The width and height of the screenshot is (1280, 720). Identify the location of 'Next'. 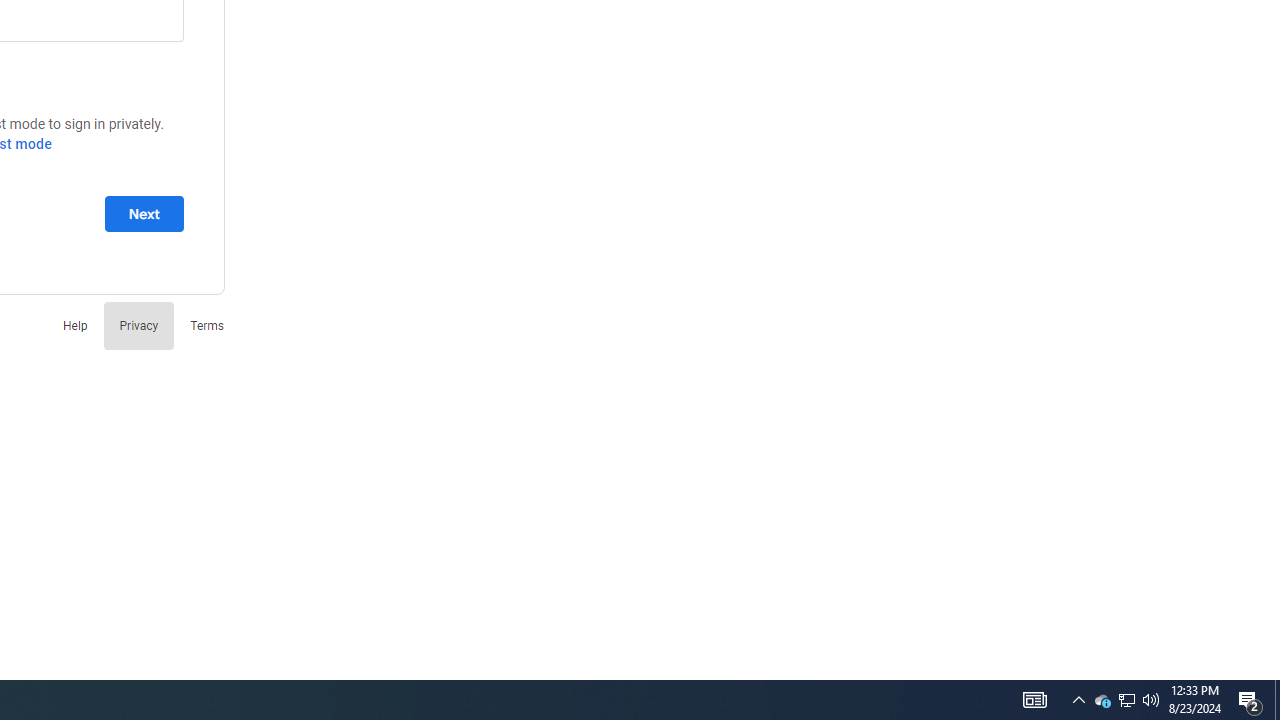
(143, 213).